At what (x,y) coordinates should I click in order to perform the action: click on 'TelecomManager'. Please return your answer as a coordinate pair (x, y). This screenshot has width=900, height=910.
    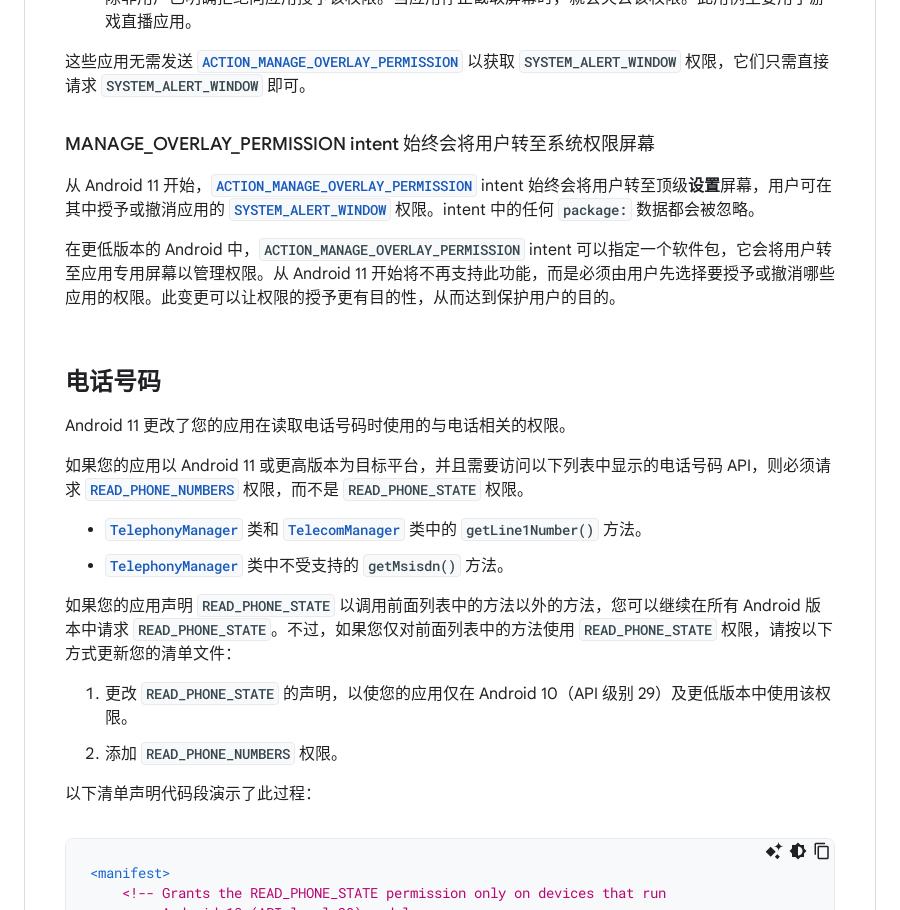
    Looking at the image, I should click on (343, 528).